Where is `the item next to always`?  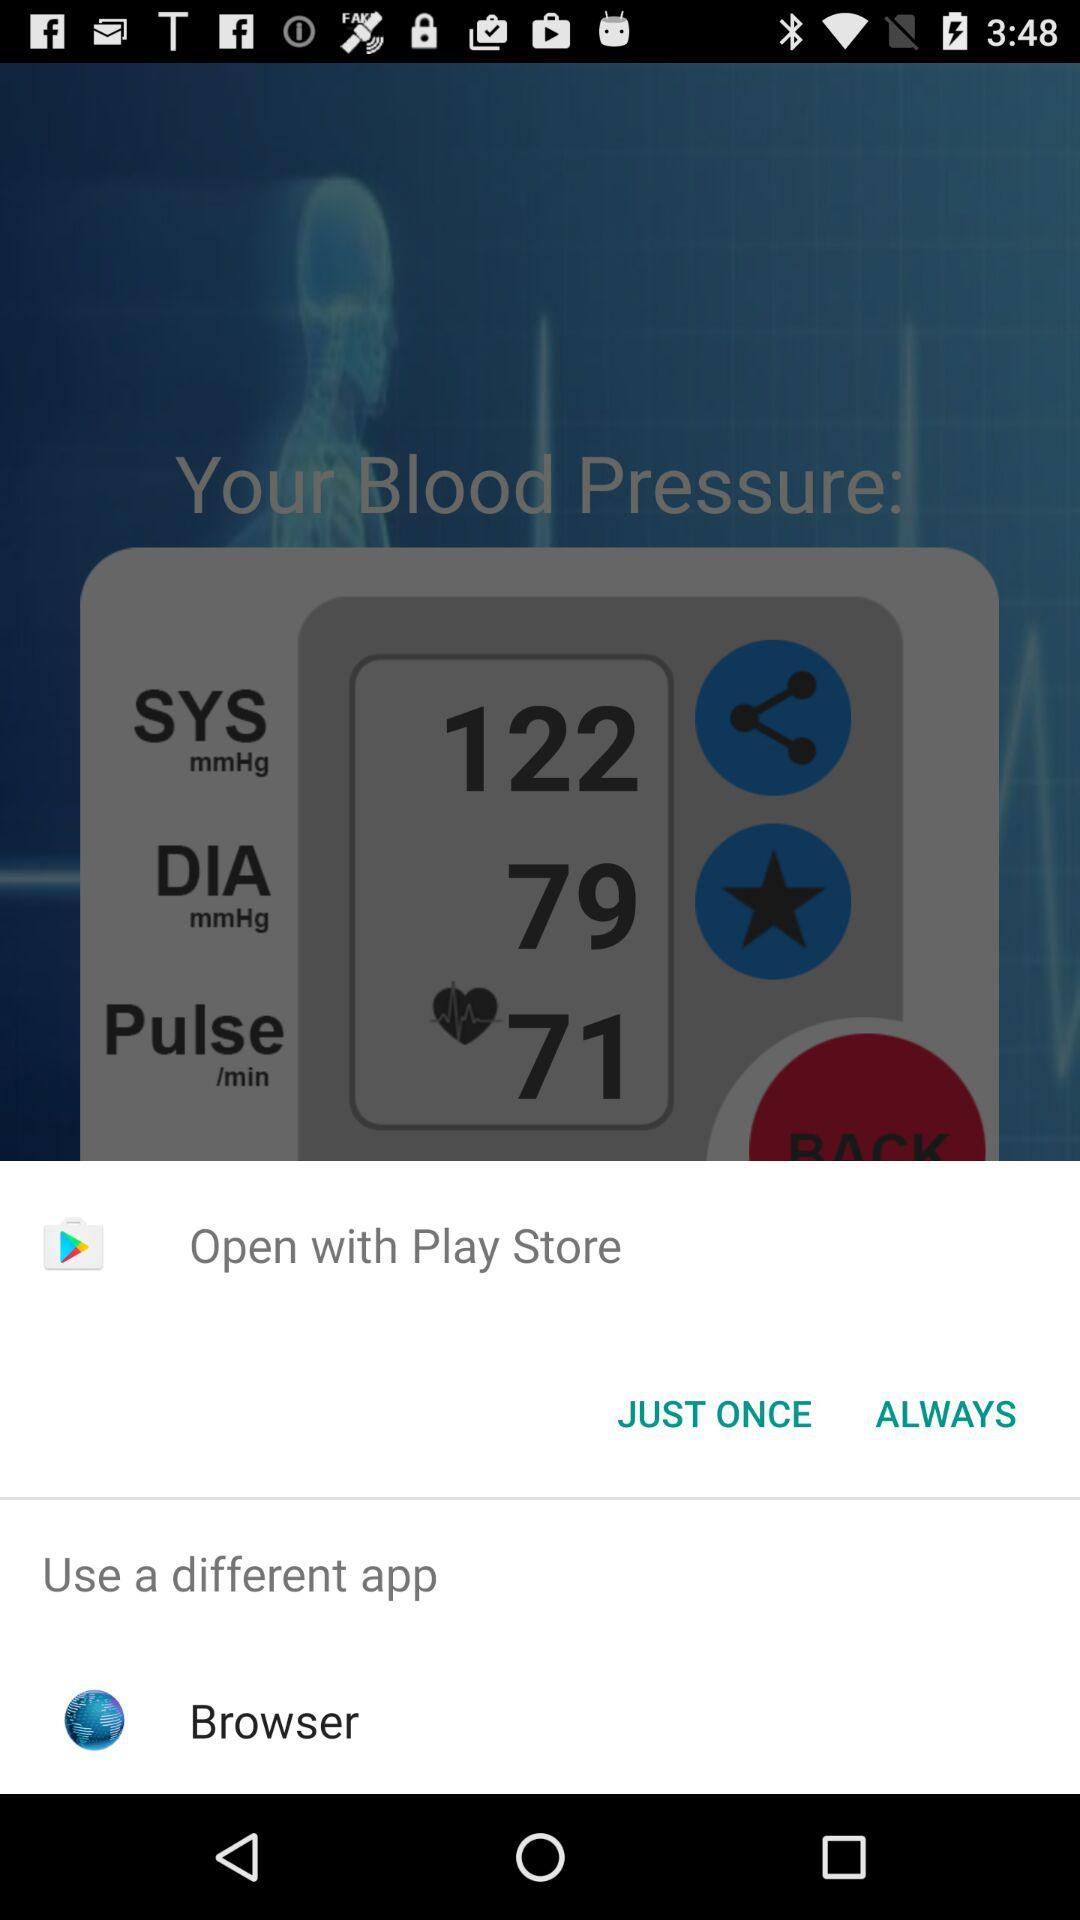
the item next to always is located at coordinates (713, 1411).